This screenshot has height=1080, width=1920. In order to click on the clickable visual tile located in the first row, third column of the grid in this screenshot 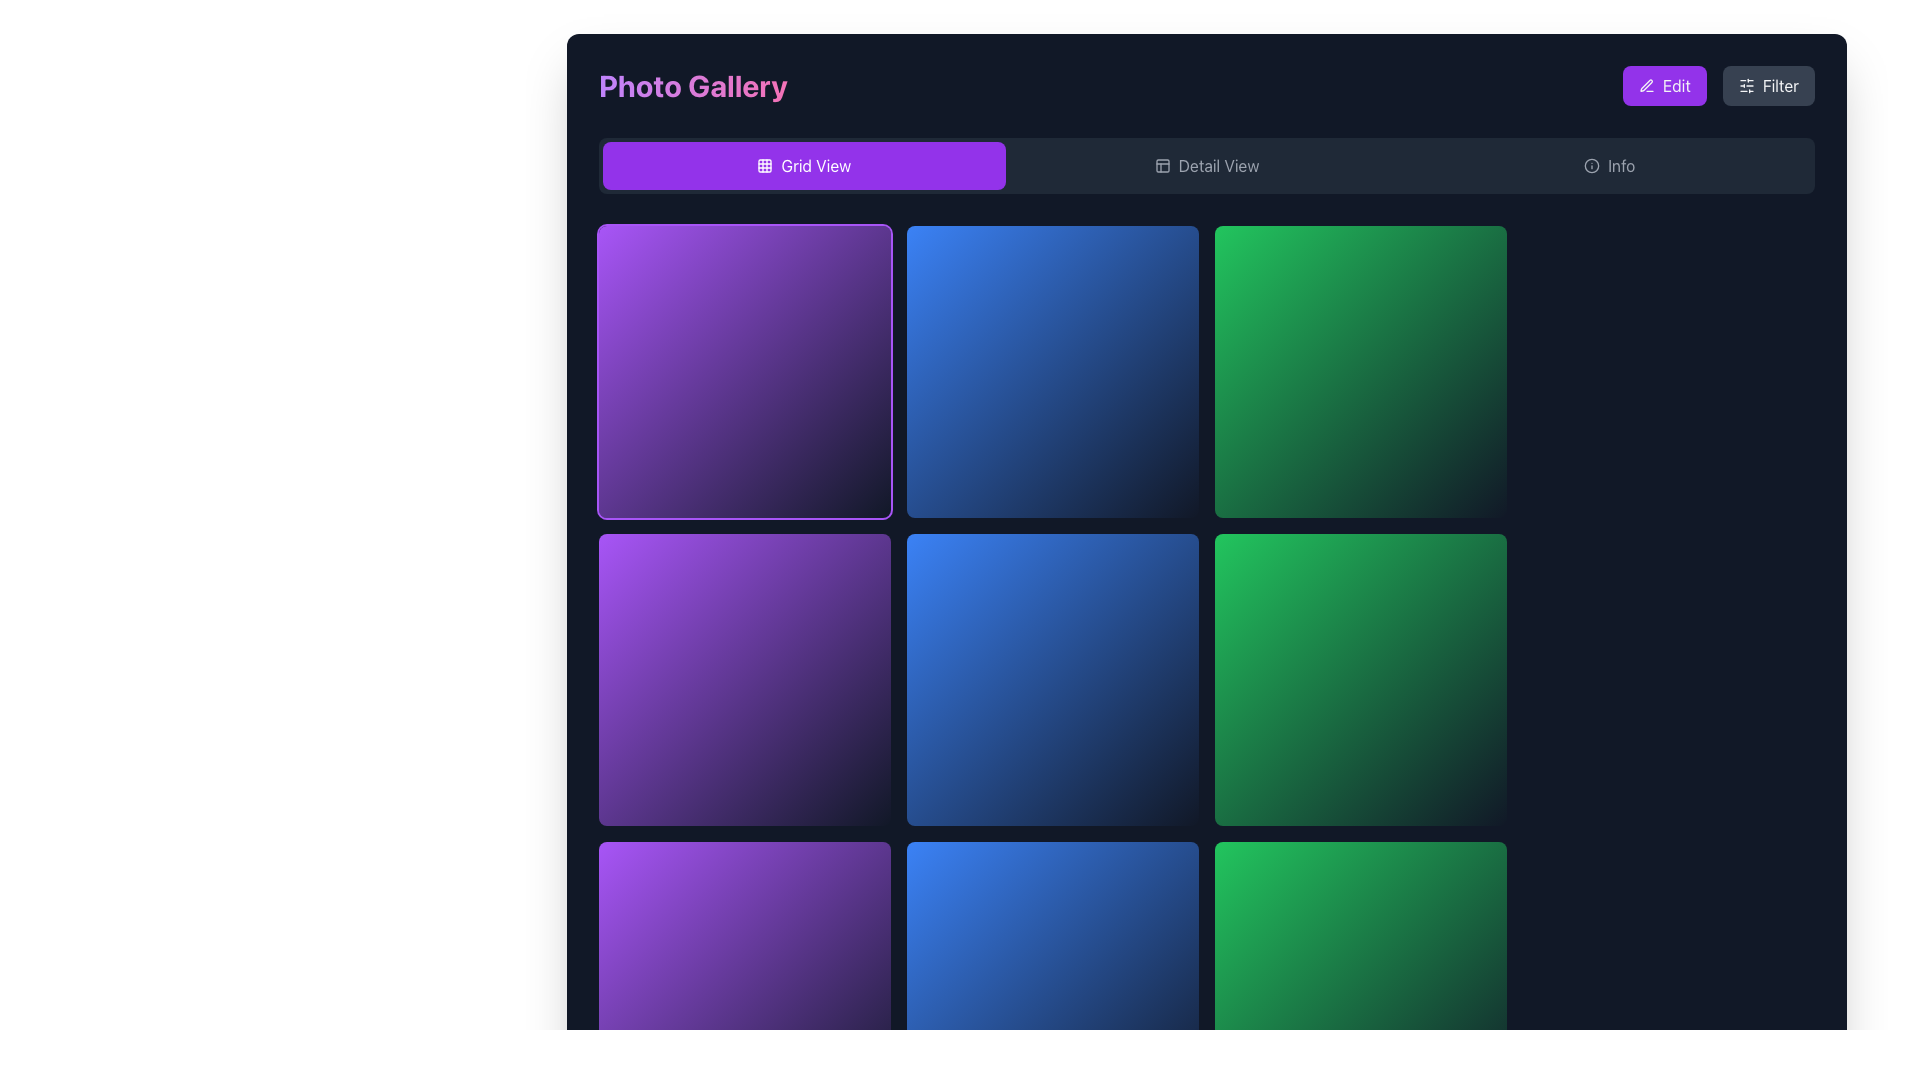, I will do `click(1360, 371)`.